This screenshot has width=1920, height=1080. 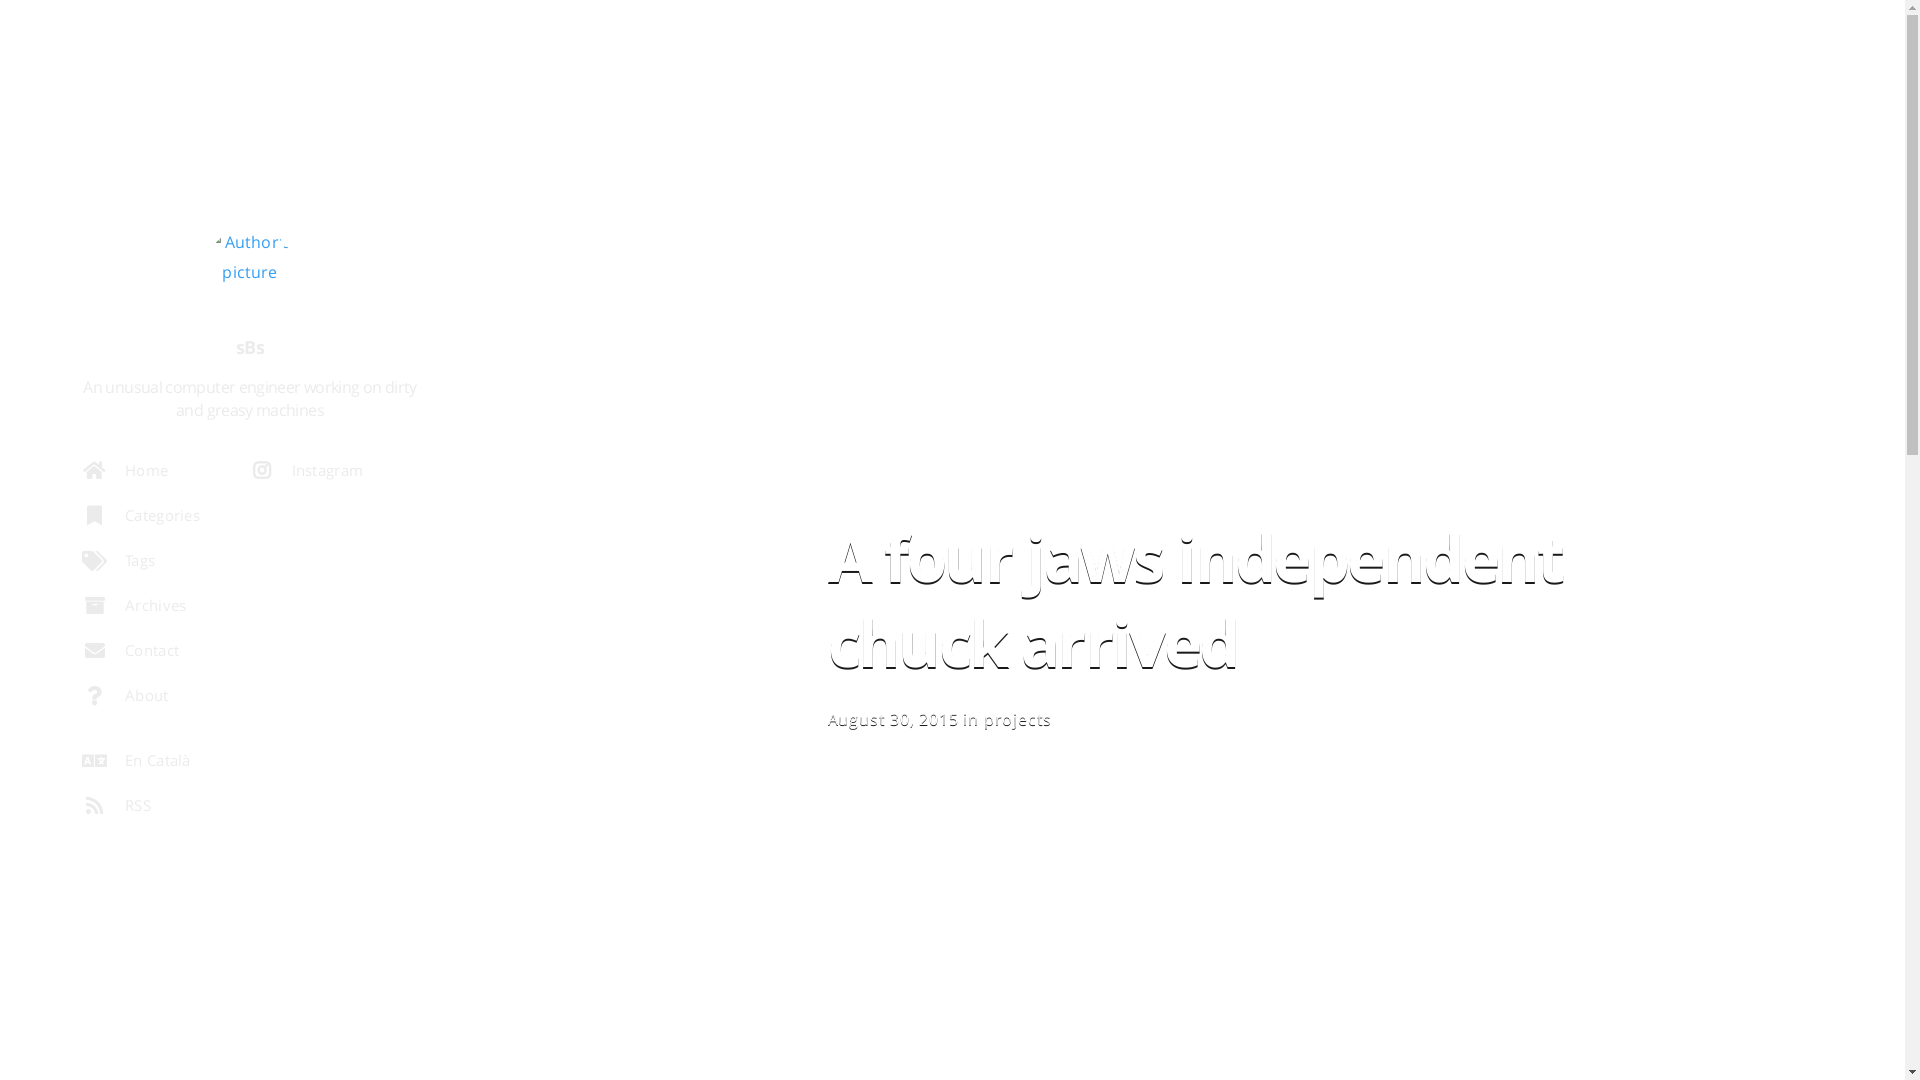 What do you see at coordinates (163, 810) in the screenshot?
I see `'RSS'` at bounding box center [163, 810].